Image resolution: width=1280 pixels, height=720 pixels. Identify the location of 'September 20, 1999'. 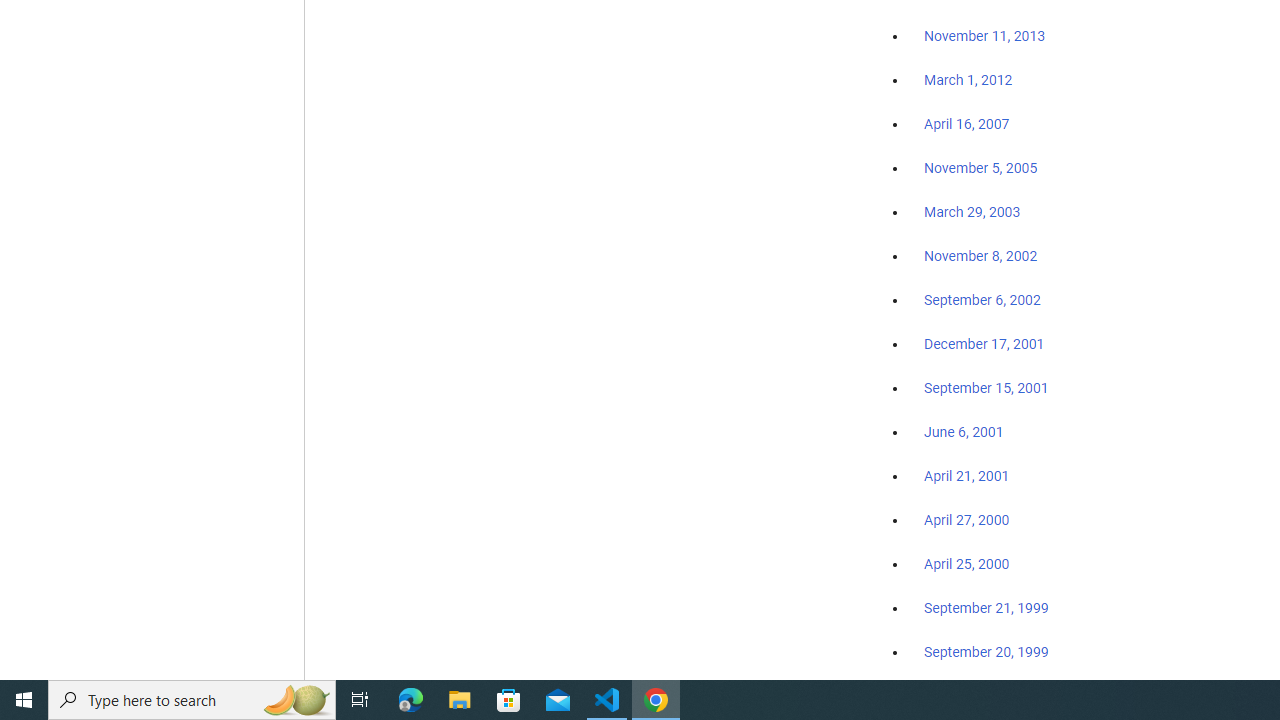
(986, 651).